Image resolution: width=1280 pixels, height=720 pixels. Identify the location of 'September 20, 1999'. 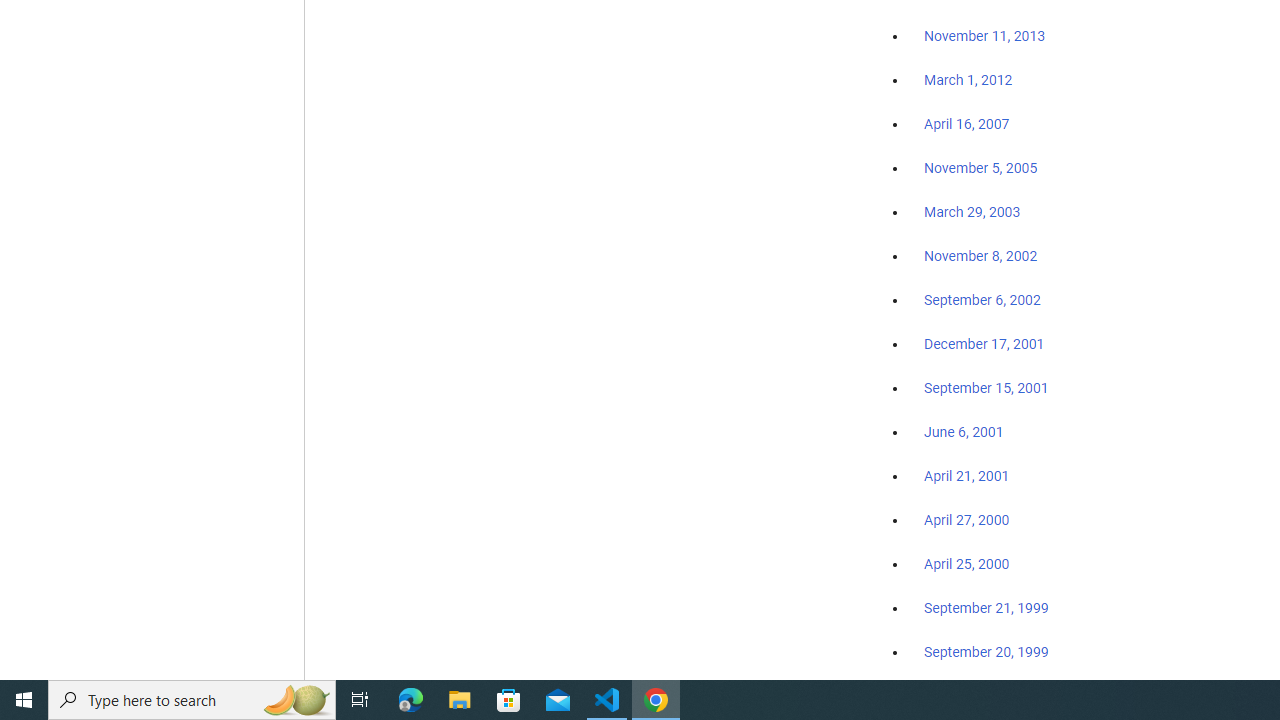
(986, 651).